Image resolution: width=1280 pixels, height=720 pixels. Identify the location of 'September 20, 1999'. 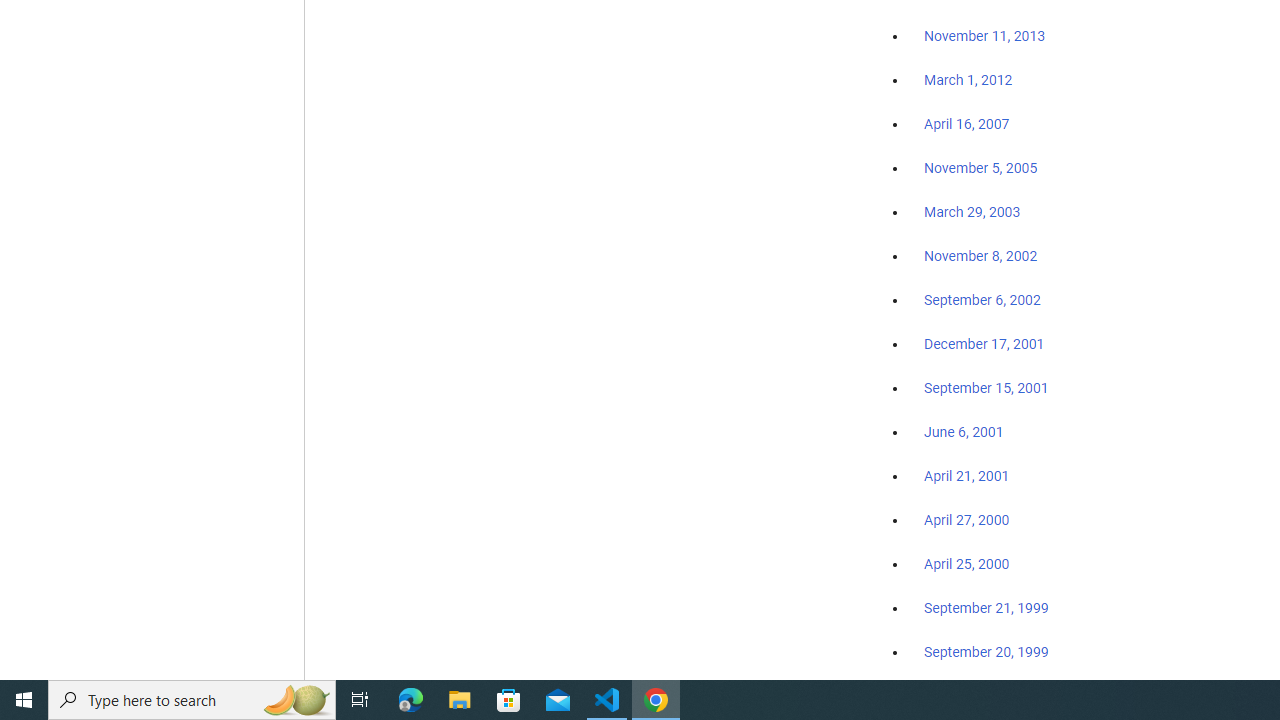
(986, 651).